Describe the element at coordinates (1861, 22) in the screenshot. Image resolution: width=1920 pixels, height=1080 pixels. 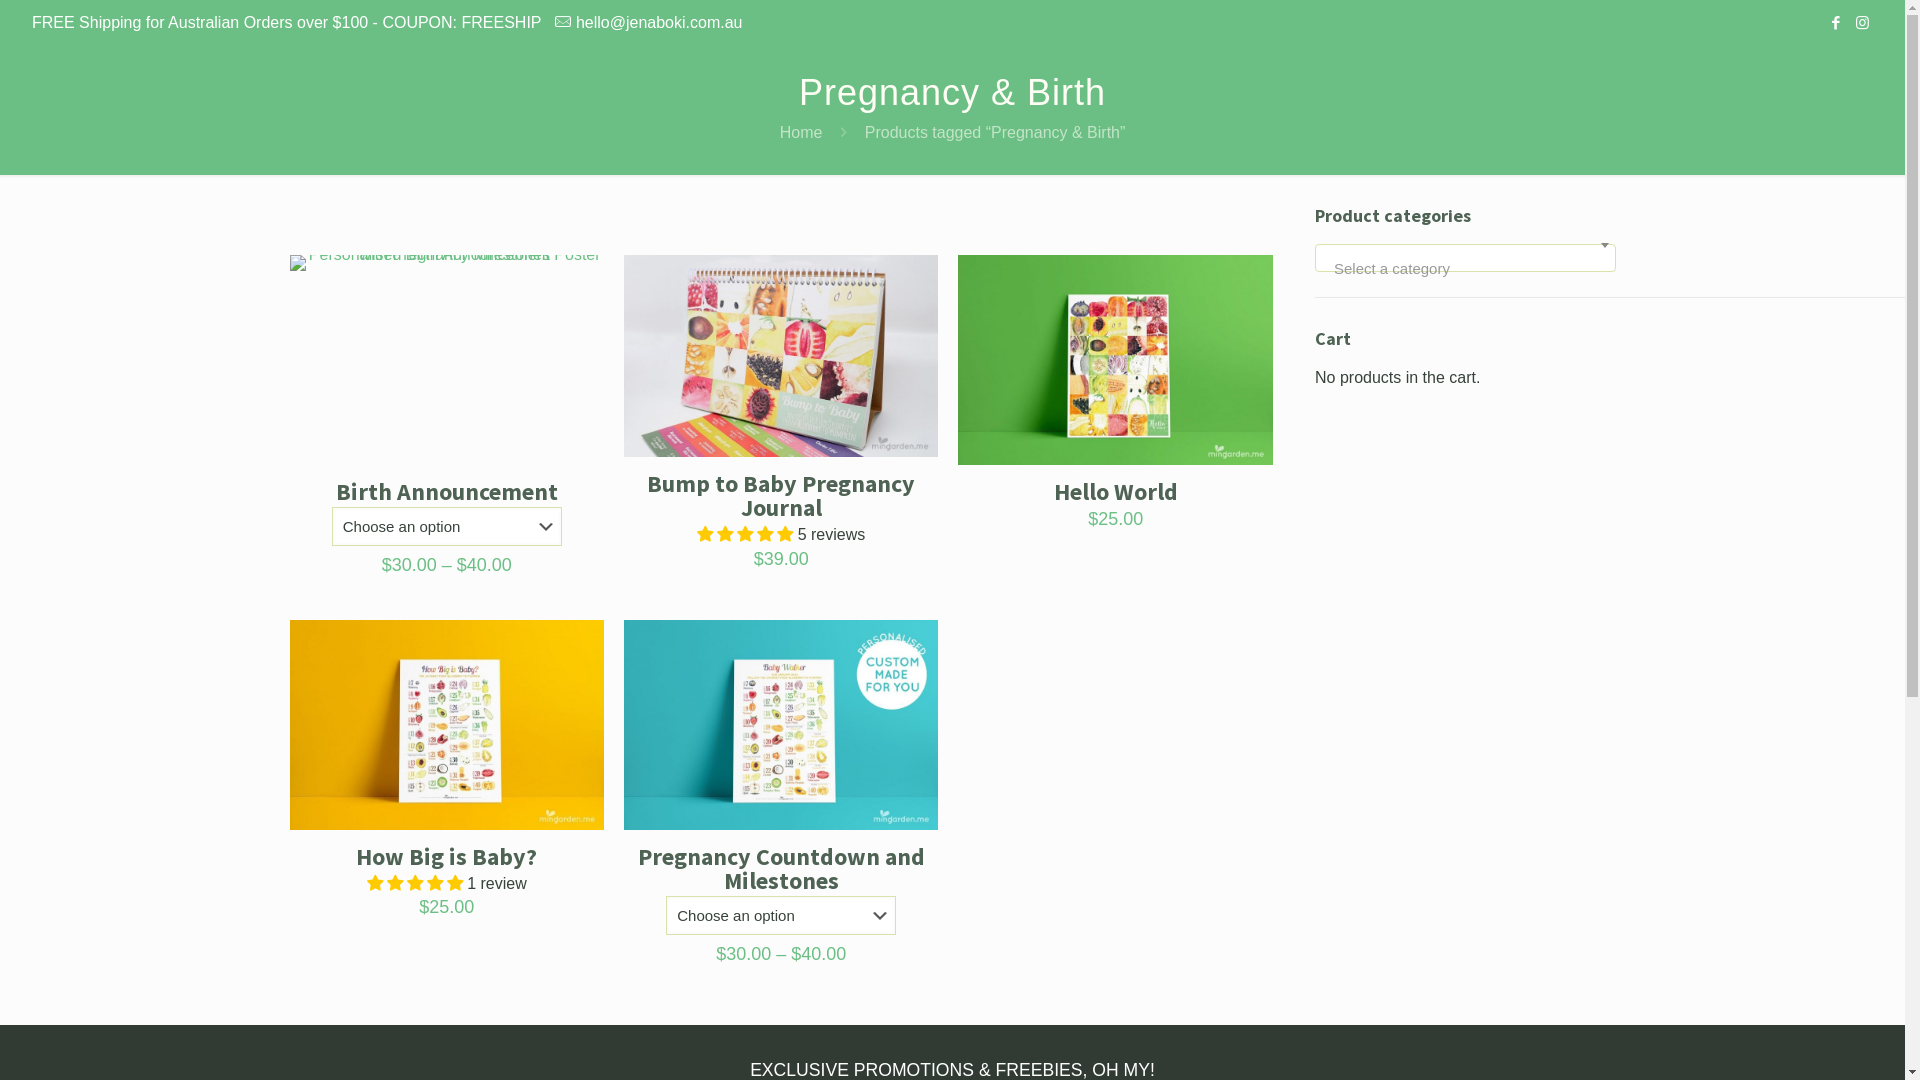
I see `'Instagram'` at that location.